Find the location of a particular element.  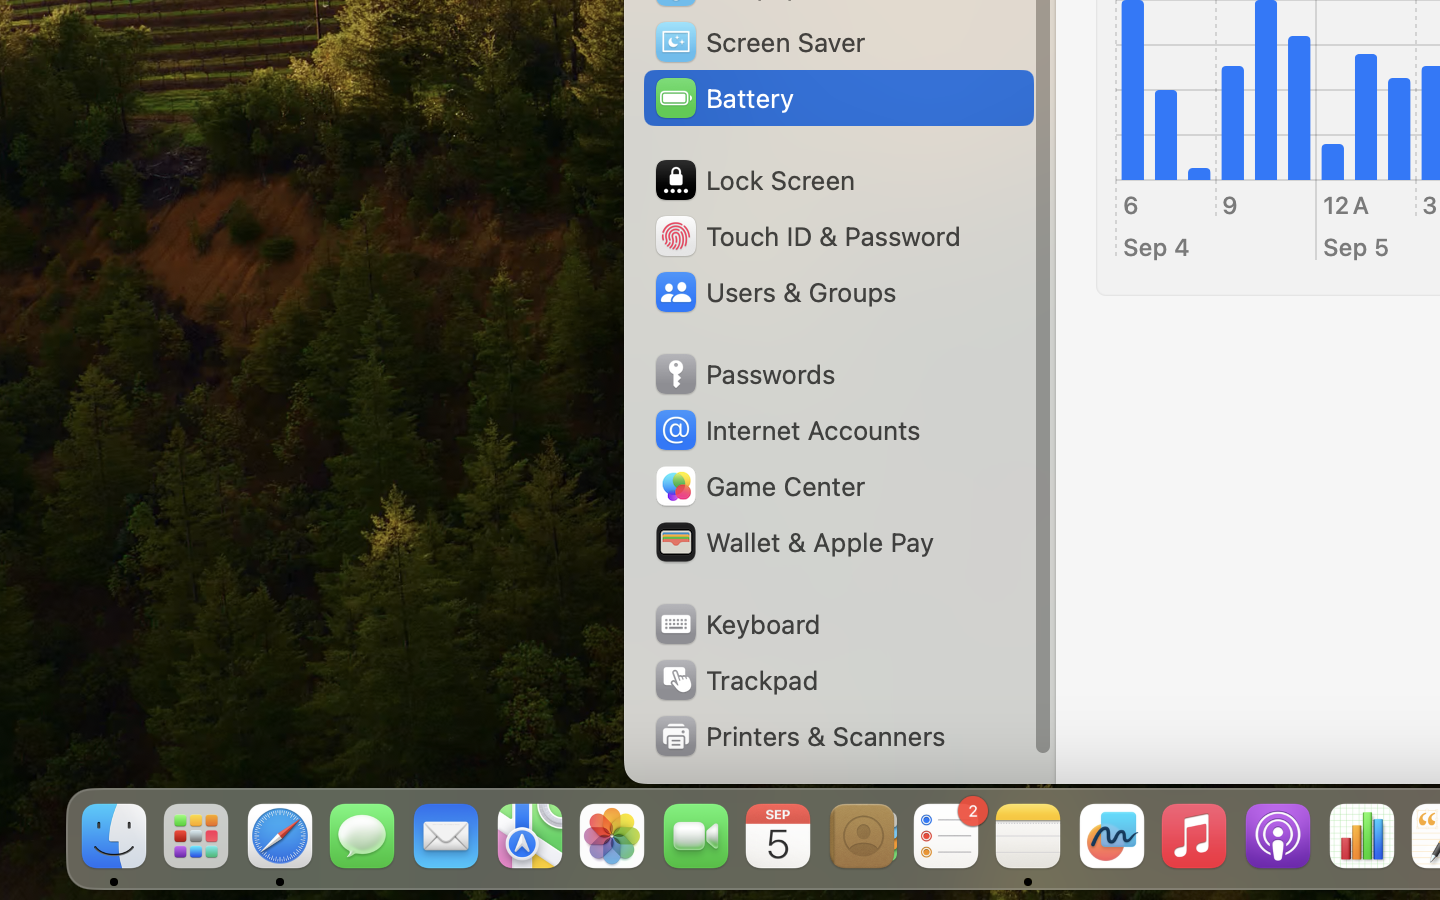

'Keyboard' is located at coordinates (734, 623).